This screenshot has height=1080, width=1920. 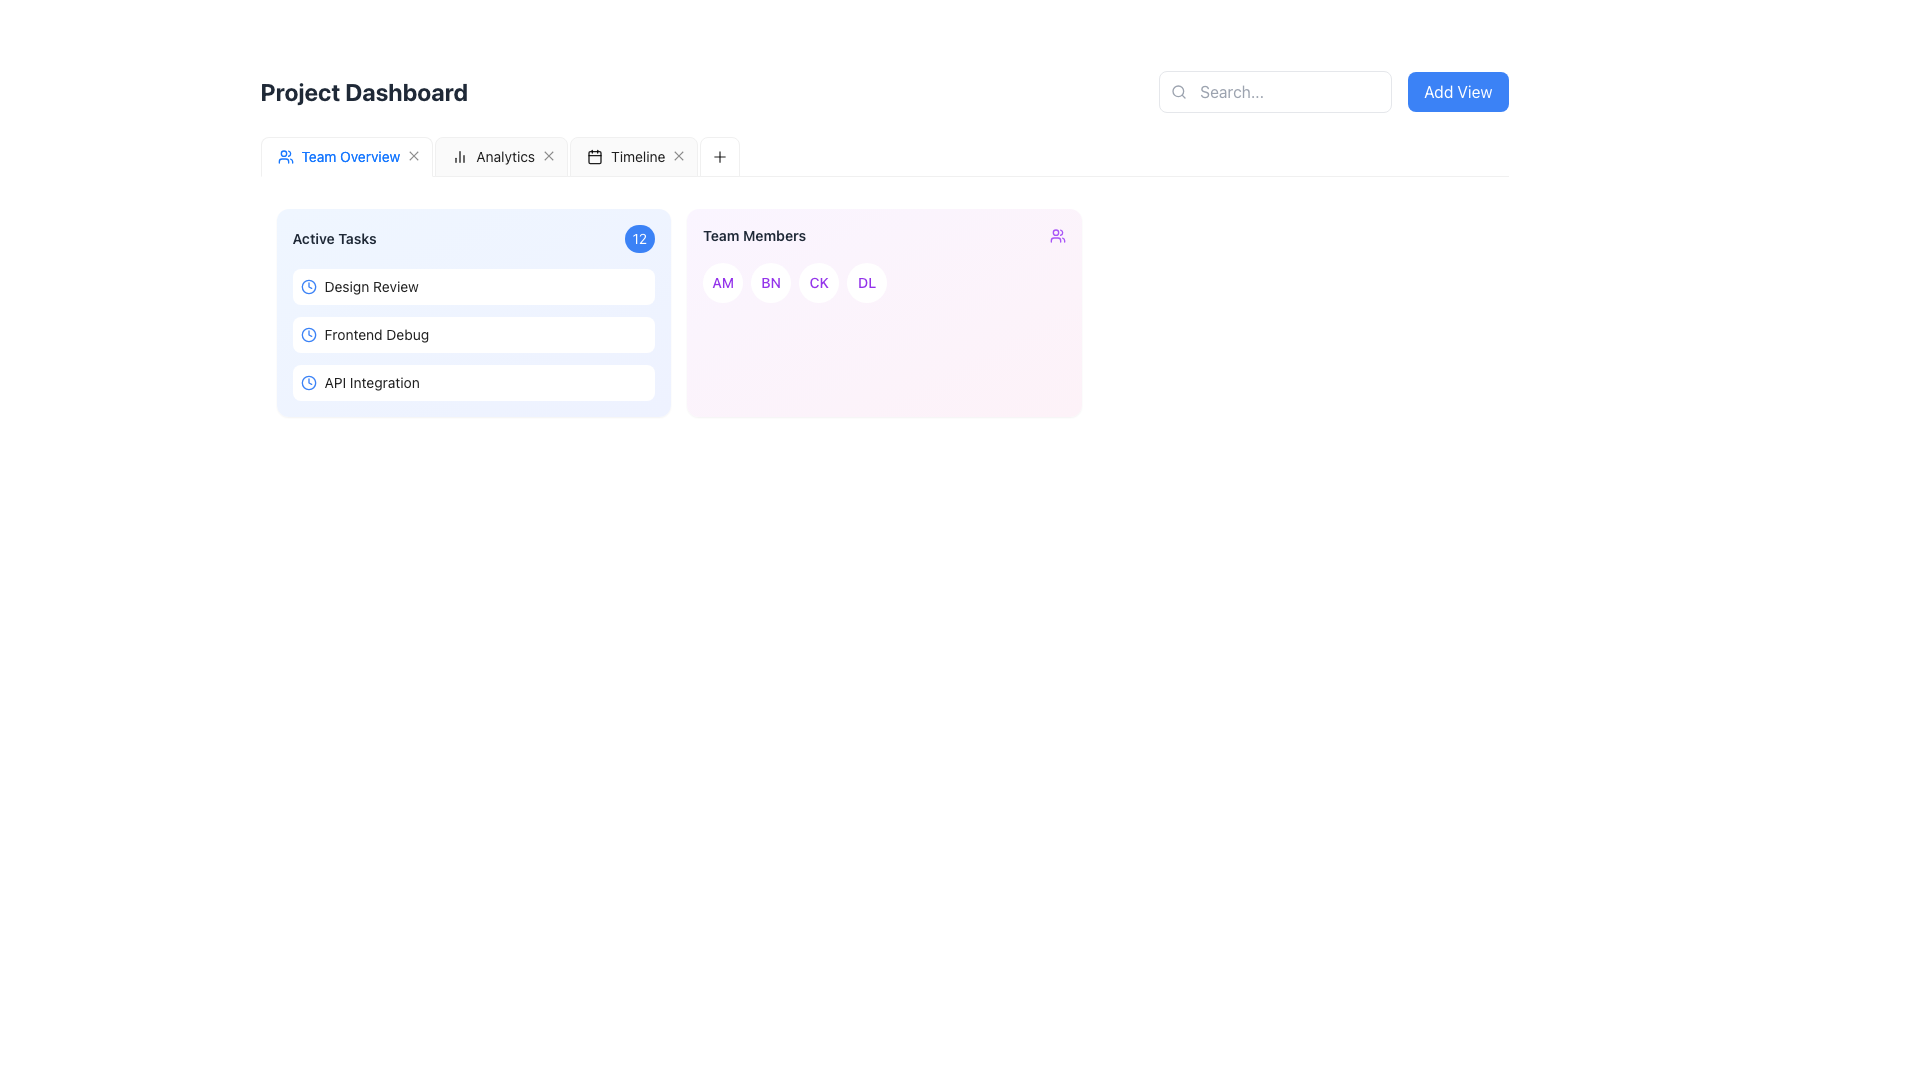 I want to click on the search icon located to the left of the search input field, adjacent to the 'Search...' placeholder, so click(x=1179, y=92).